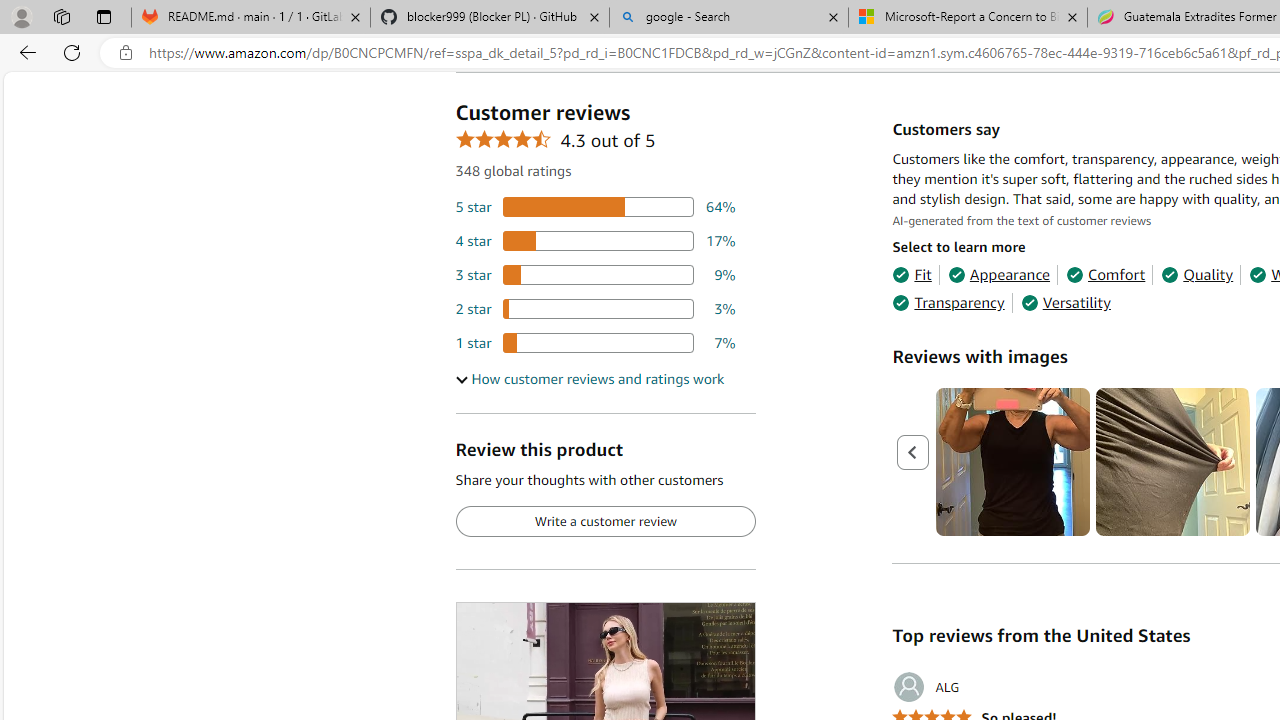 This screenshot has height=720, width=1280. What do you see at coordinates (604, 521) in the screenshot?
I see `'Write a customer review'` at bounding box center [604, 521].